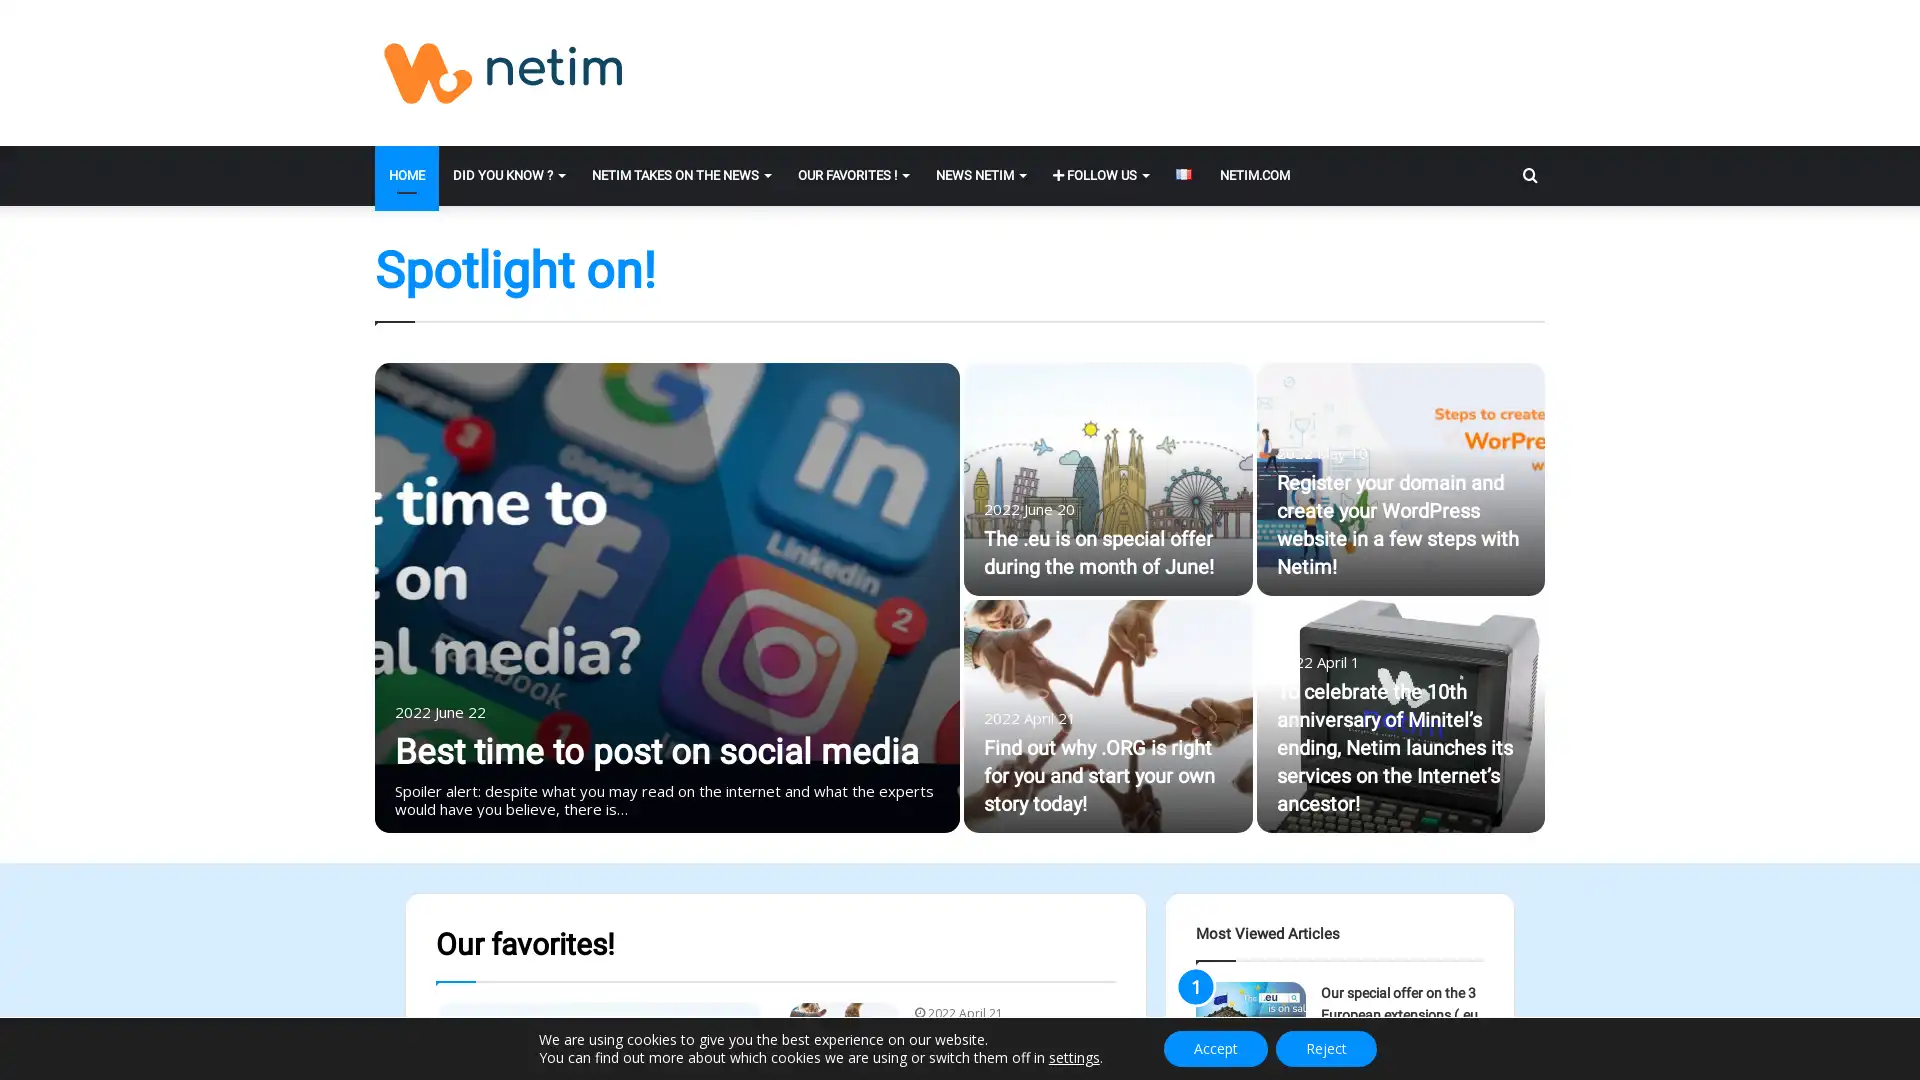 Image resolution: width=1920 pixels, height=1080 pixels. Describe the element at coordinates (1214, 1048) in the screenshot. I see `Accept` at that location.